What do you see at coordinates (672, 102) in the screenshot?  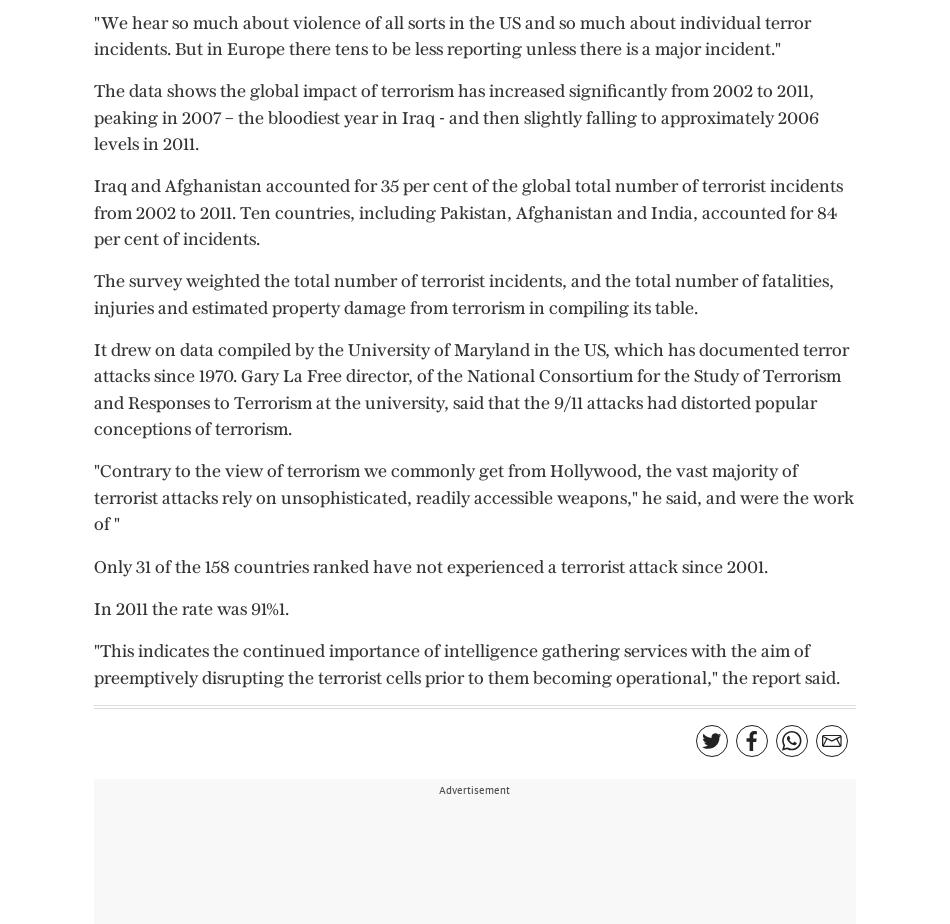 I see `'Tax Strategy'` at bounding box center [672, 102].